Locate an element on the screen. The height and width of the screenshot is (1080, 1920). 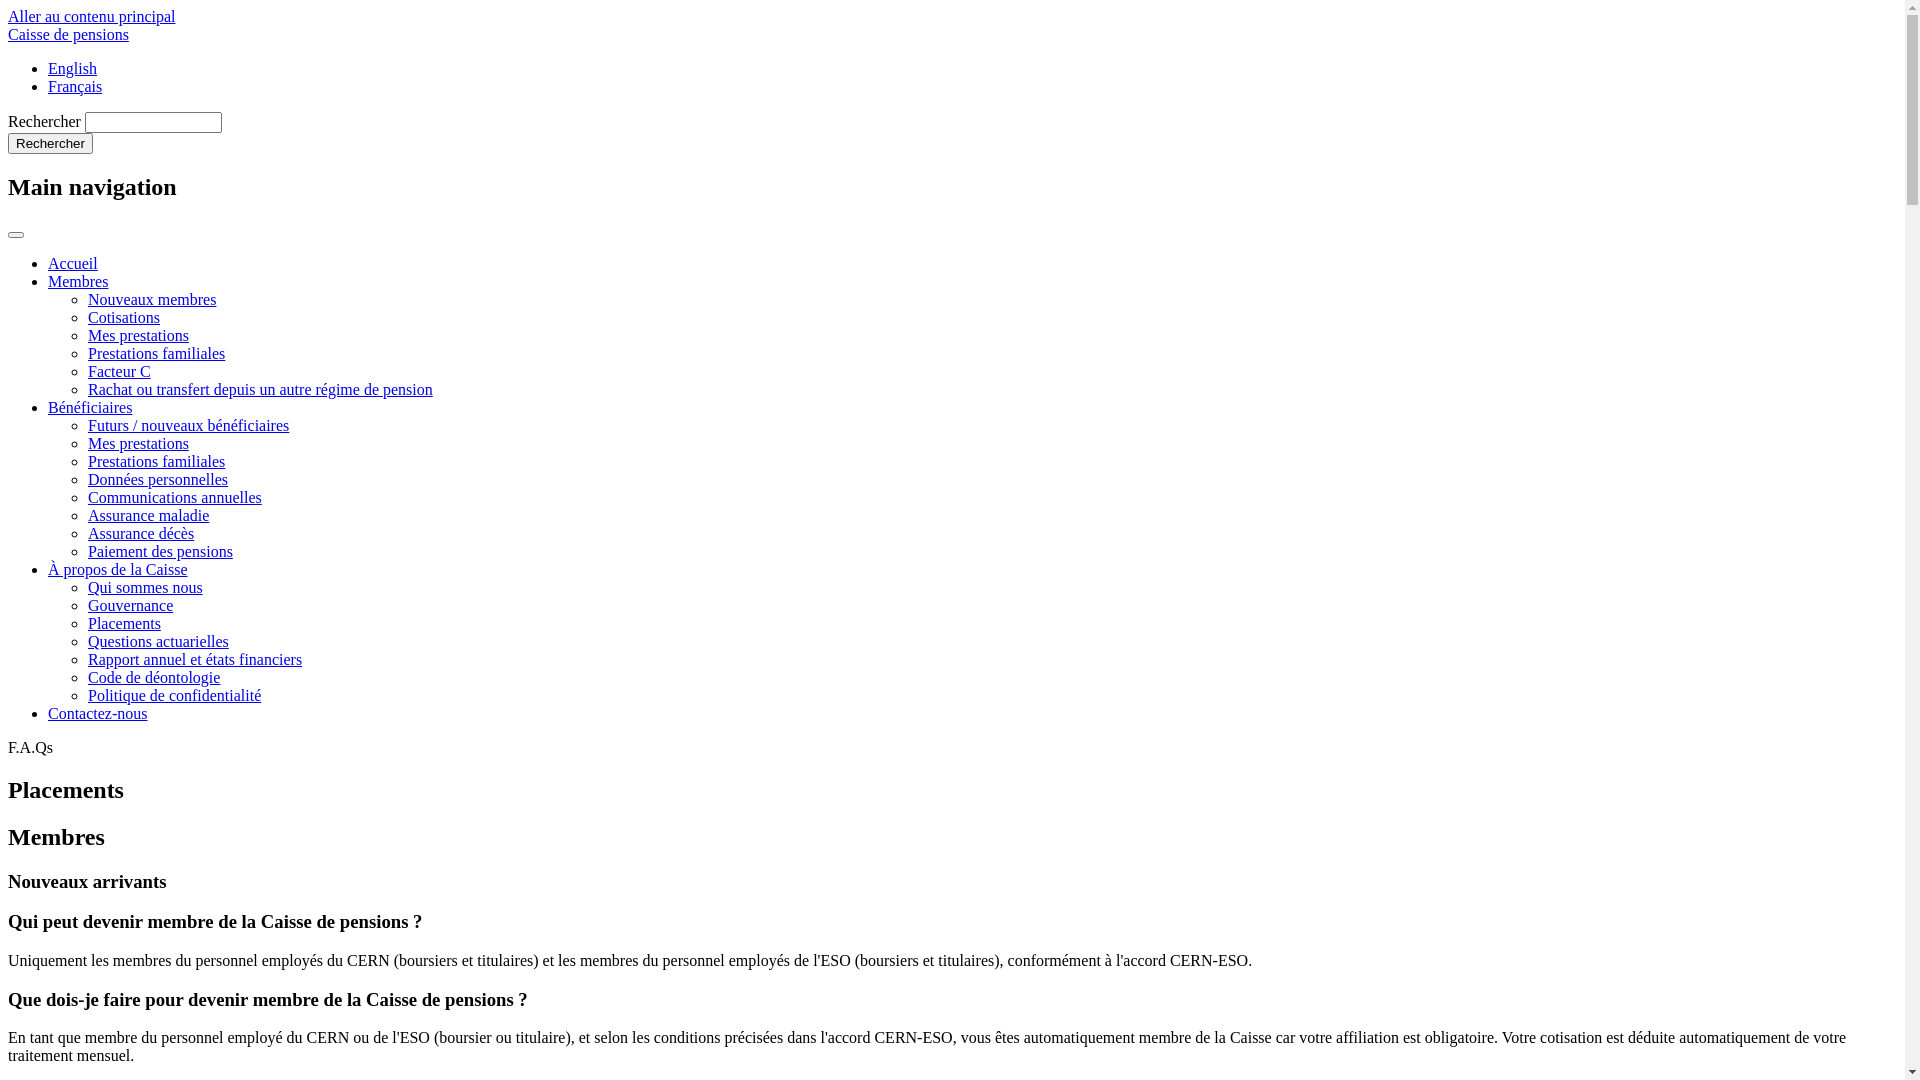
'Placements' is located at coordinates (123, 622).